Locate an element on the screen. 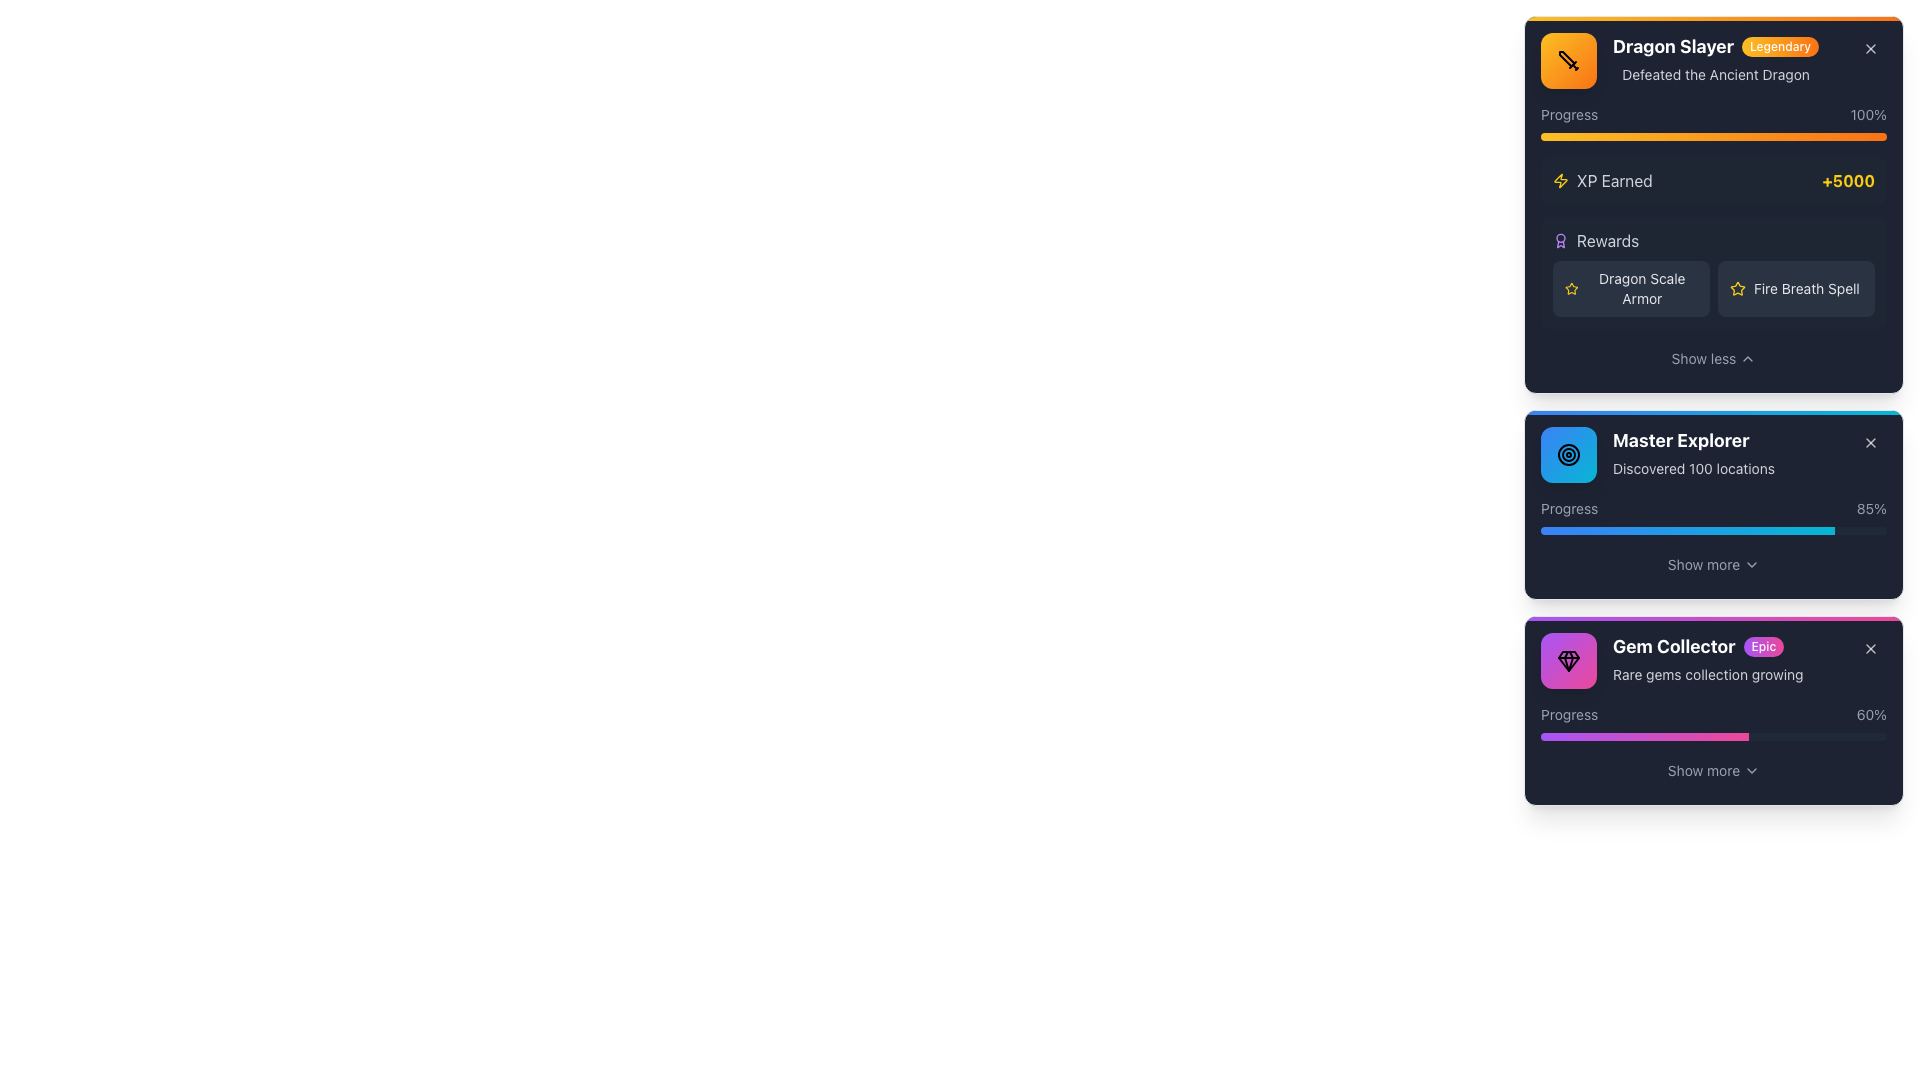 The width and height of the screenshot is (1920, 1080). the badge labeled 'Legendary' in the Header component of the card is located at coordinates (1712, 60).